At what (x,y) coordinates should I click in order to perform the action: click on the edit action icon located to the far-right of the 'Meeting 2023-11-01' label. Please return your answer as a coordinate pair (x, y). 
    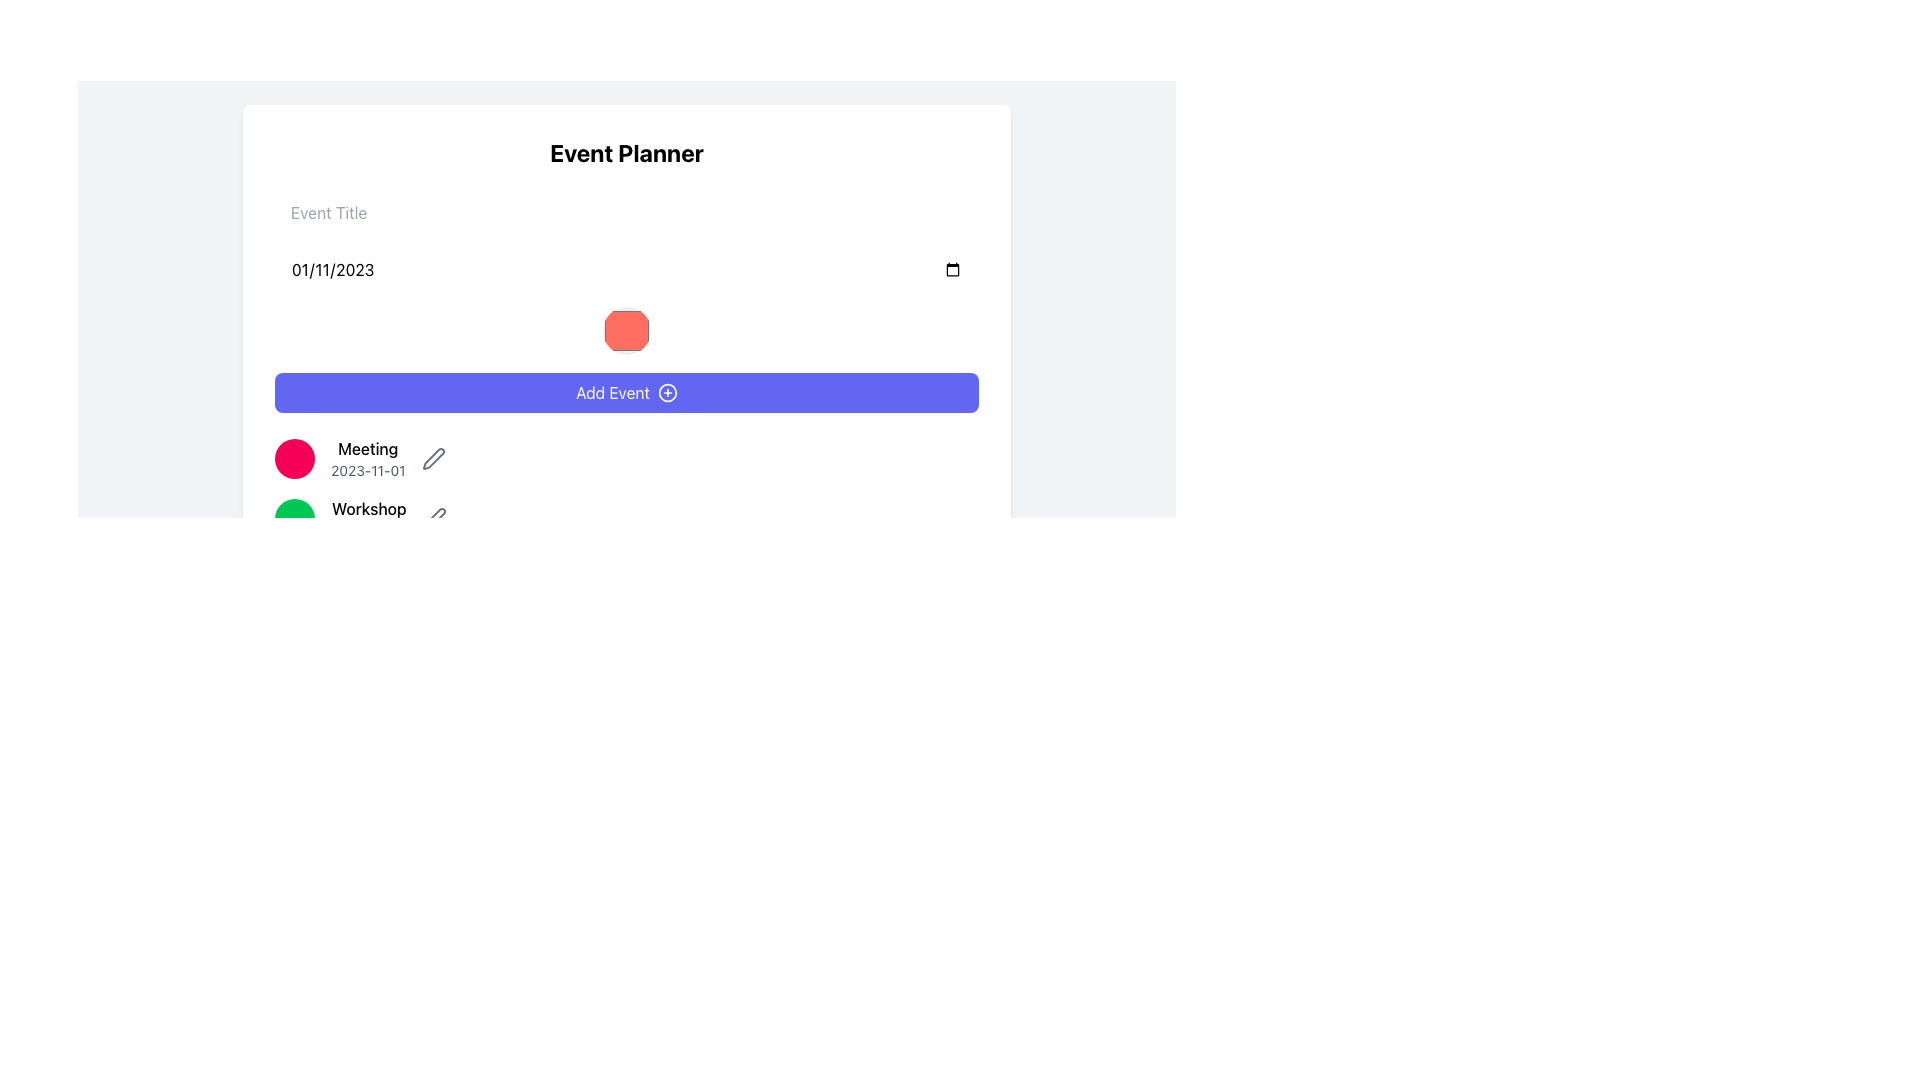
    Looking at the image, I should click on (432, 459).